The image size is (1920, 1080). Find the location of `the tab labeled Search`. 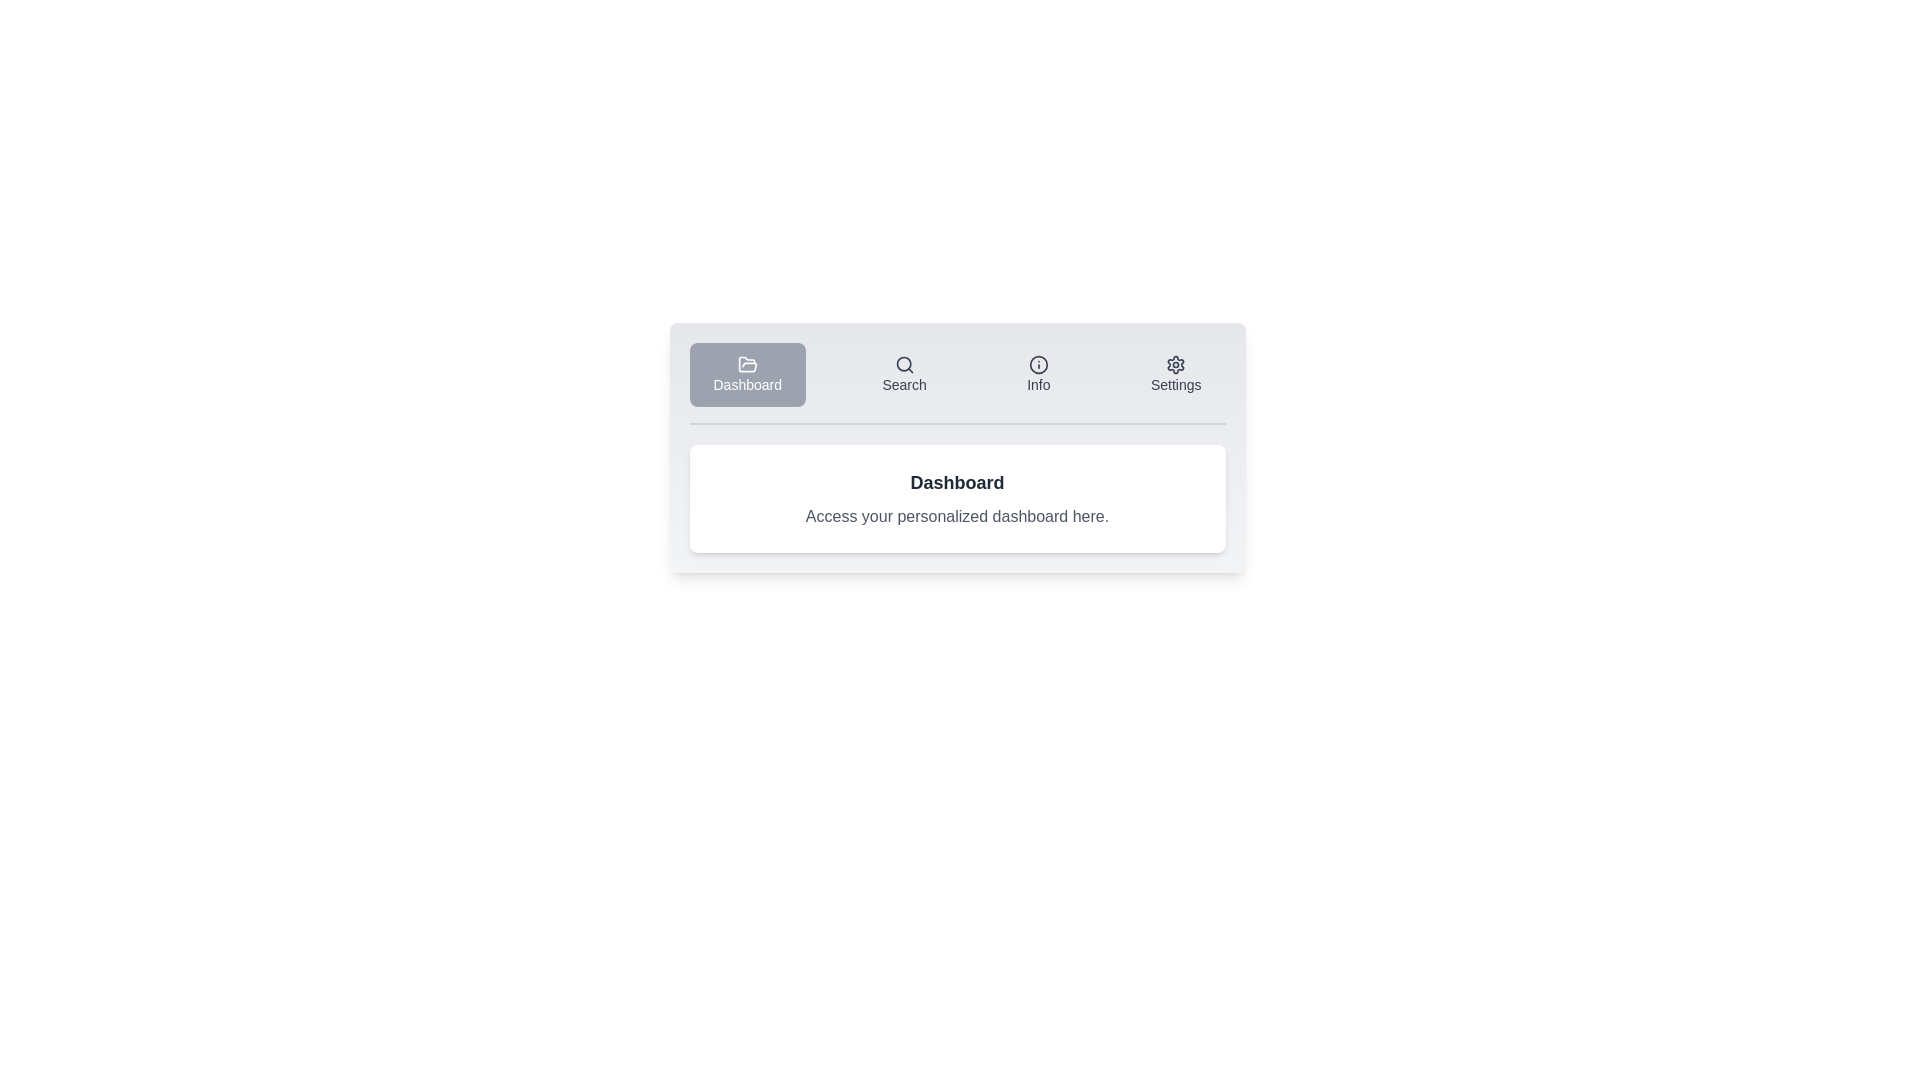

the tab labeled Search is located at coordinates (903, 374).